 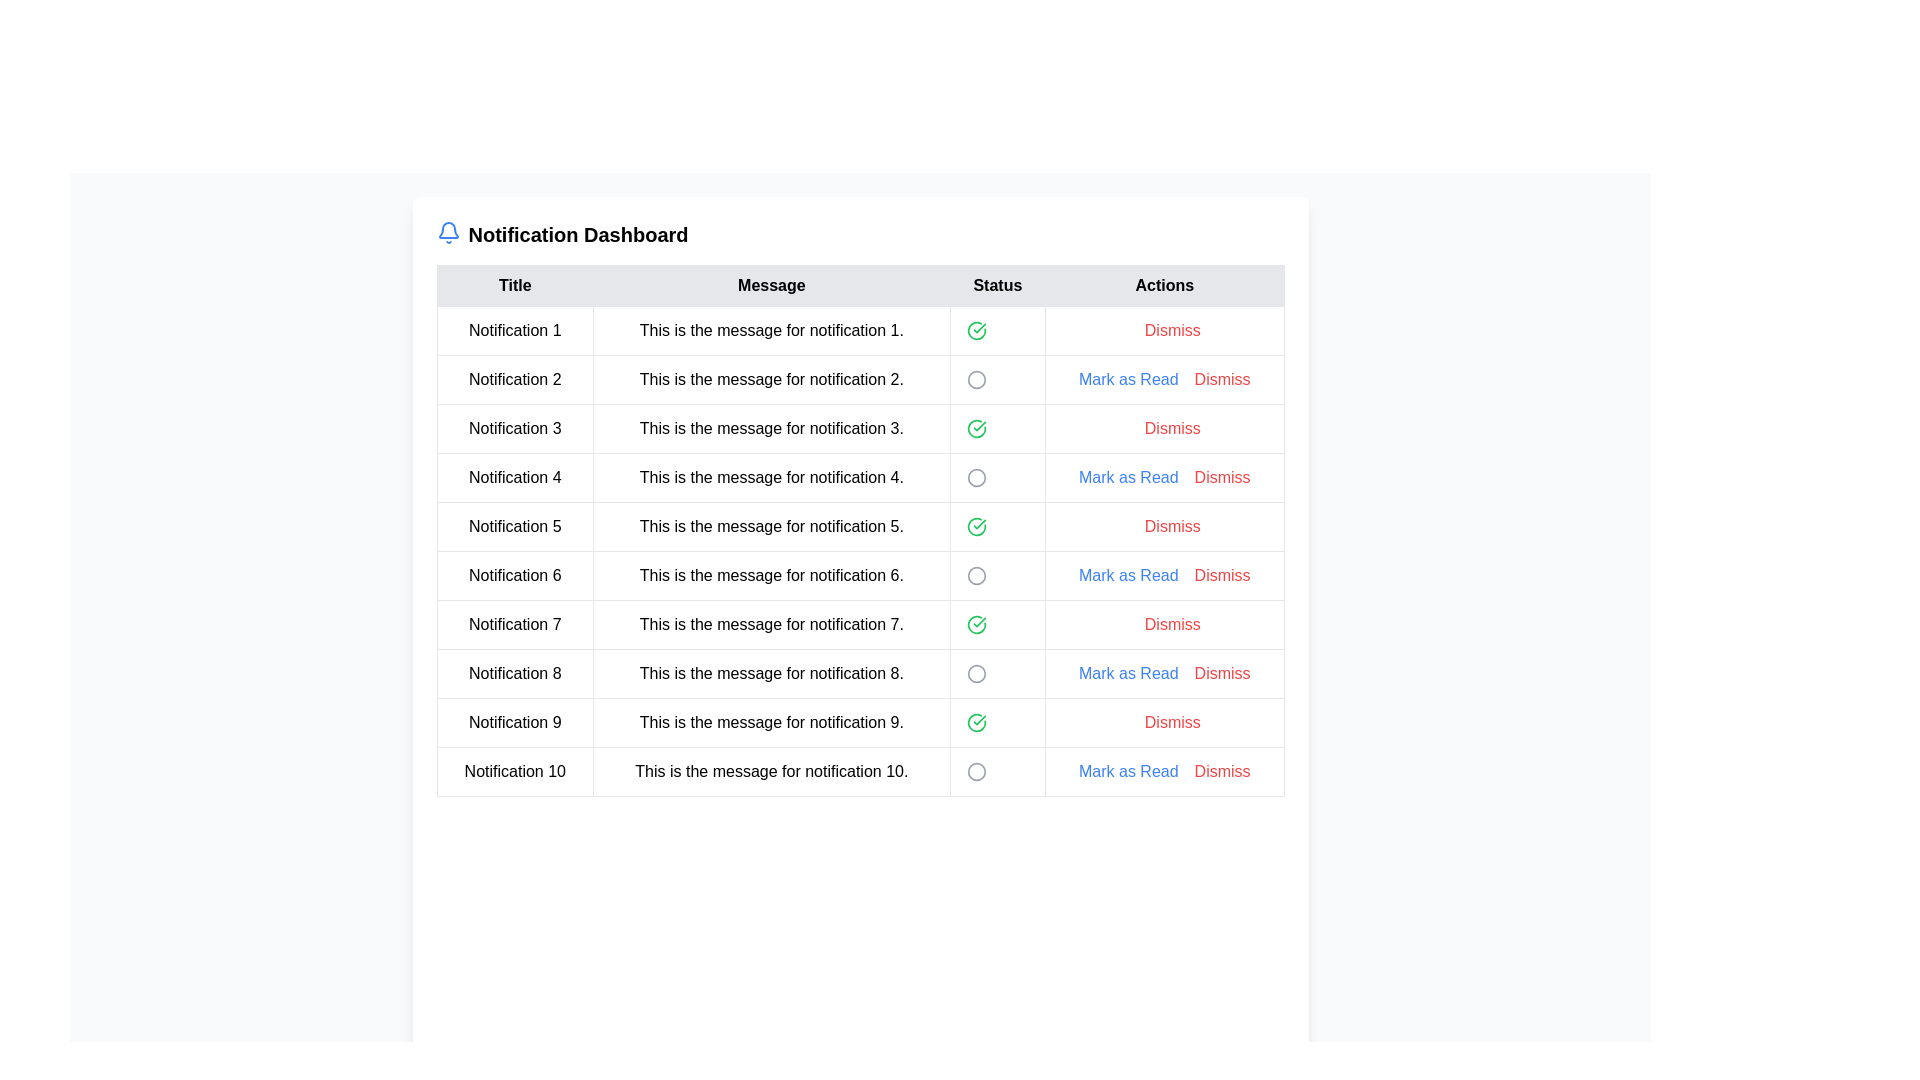 I want to click on icon styling of the Status Indicator located in the 'Status' column of the notification table for 'Notification 1', so click(x=997, y=330).